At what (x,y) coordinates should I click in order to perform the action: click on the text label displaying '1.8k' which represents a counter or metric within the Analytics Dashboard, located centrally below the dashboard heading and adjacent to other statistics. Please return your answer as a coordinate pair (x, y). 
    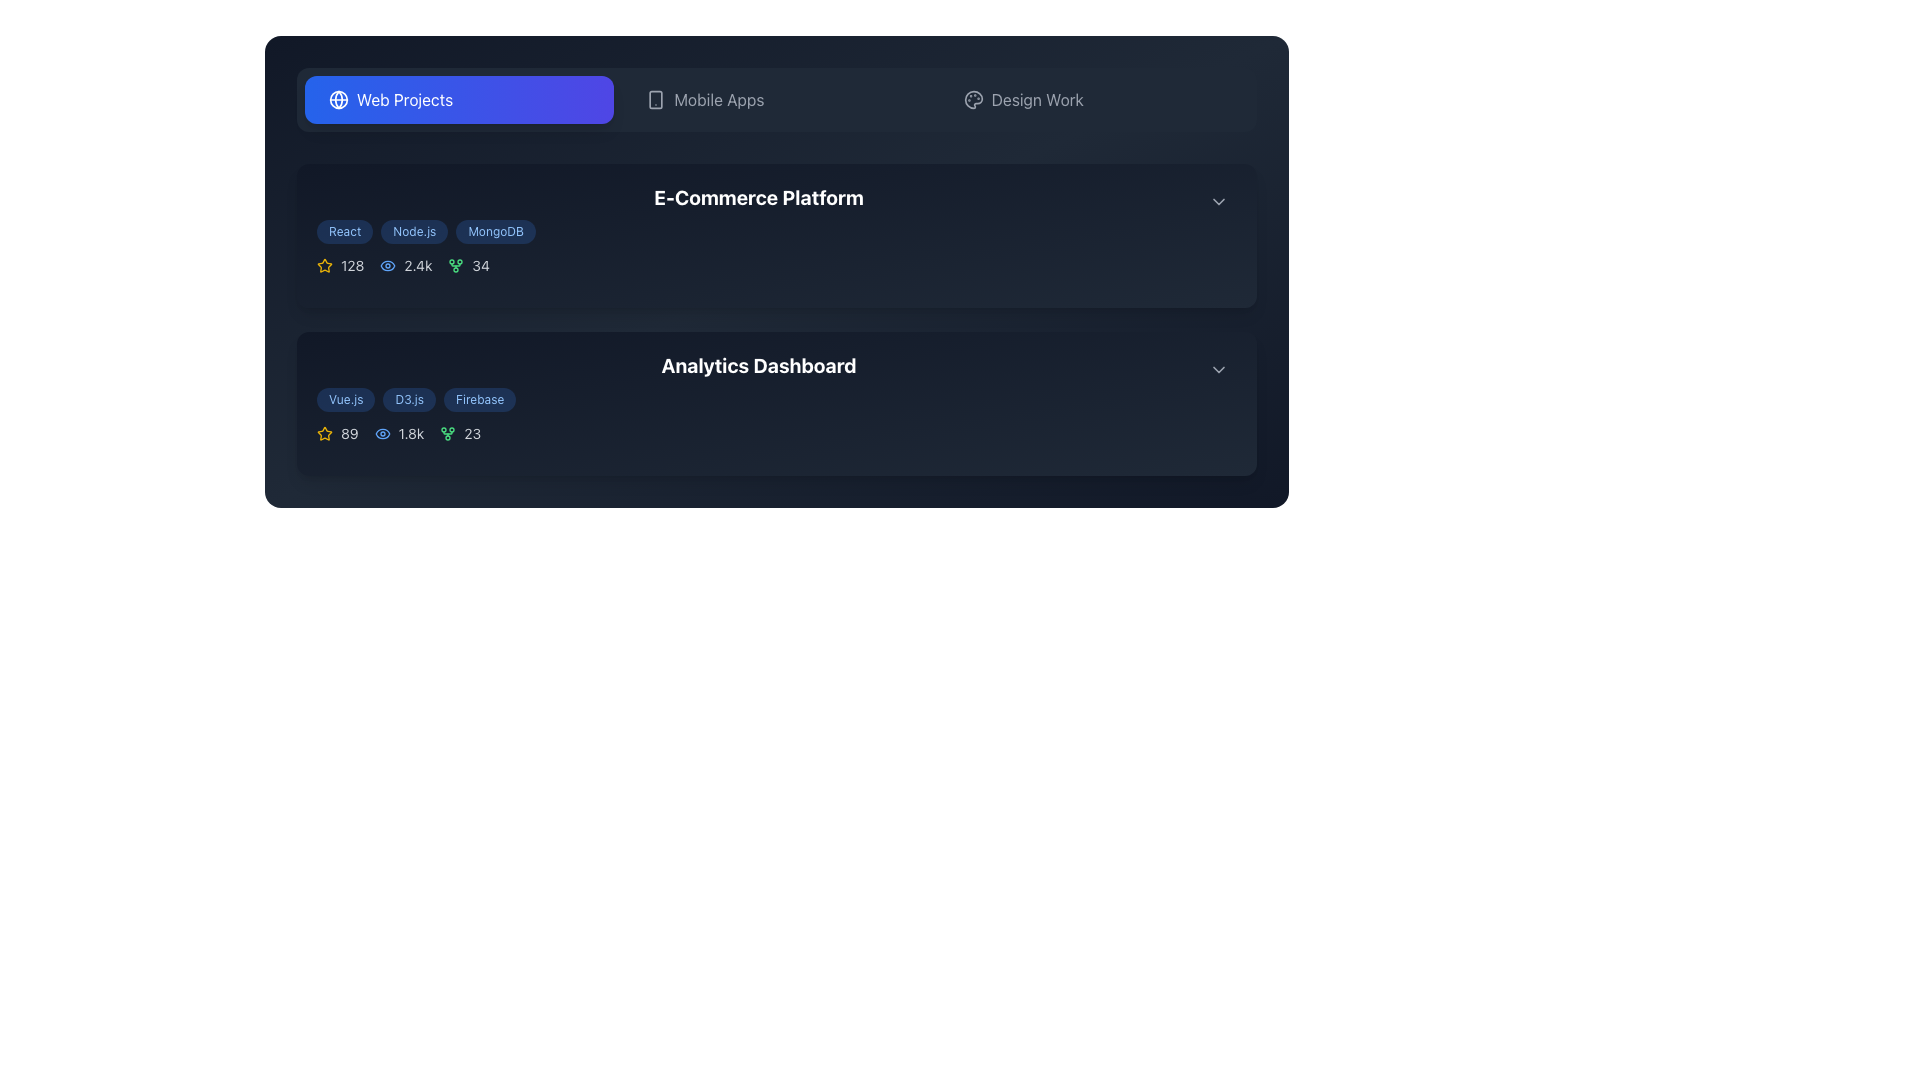
    Looking at the image, I should click on (410, 433).